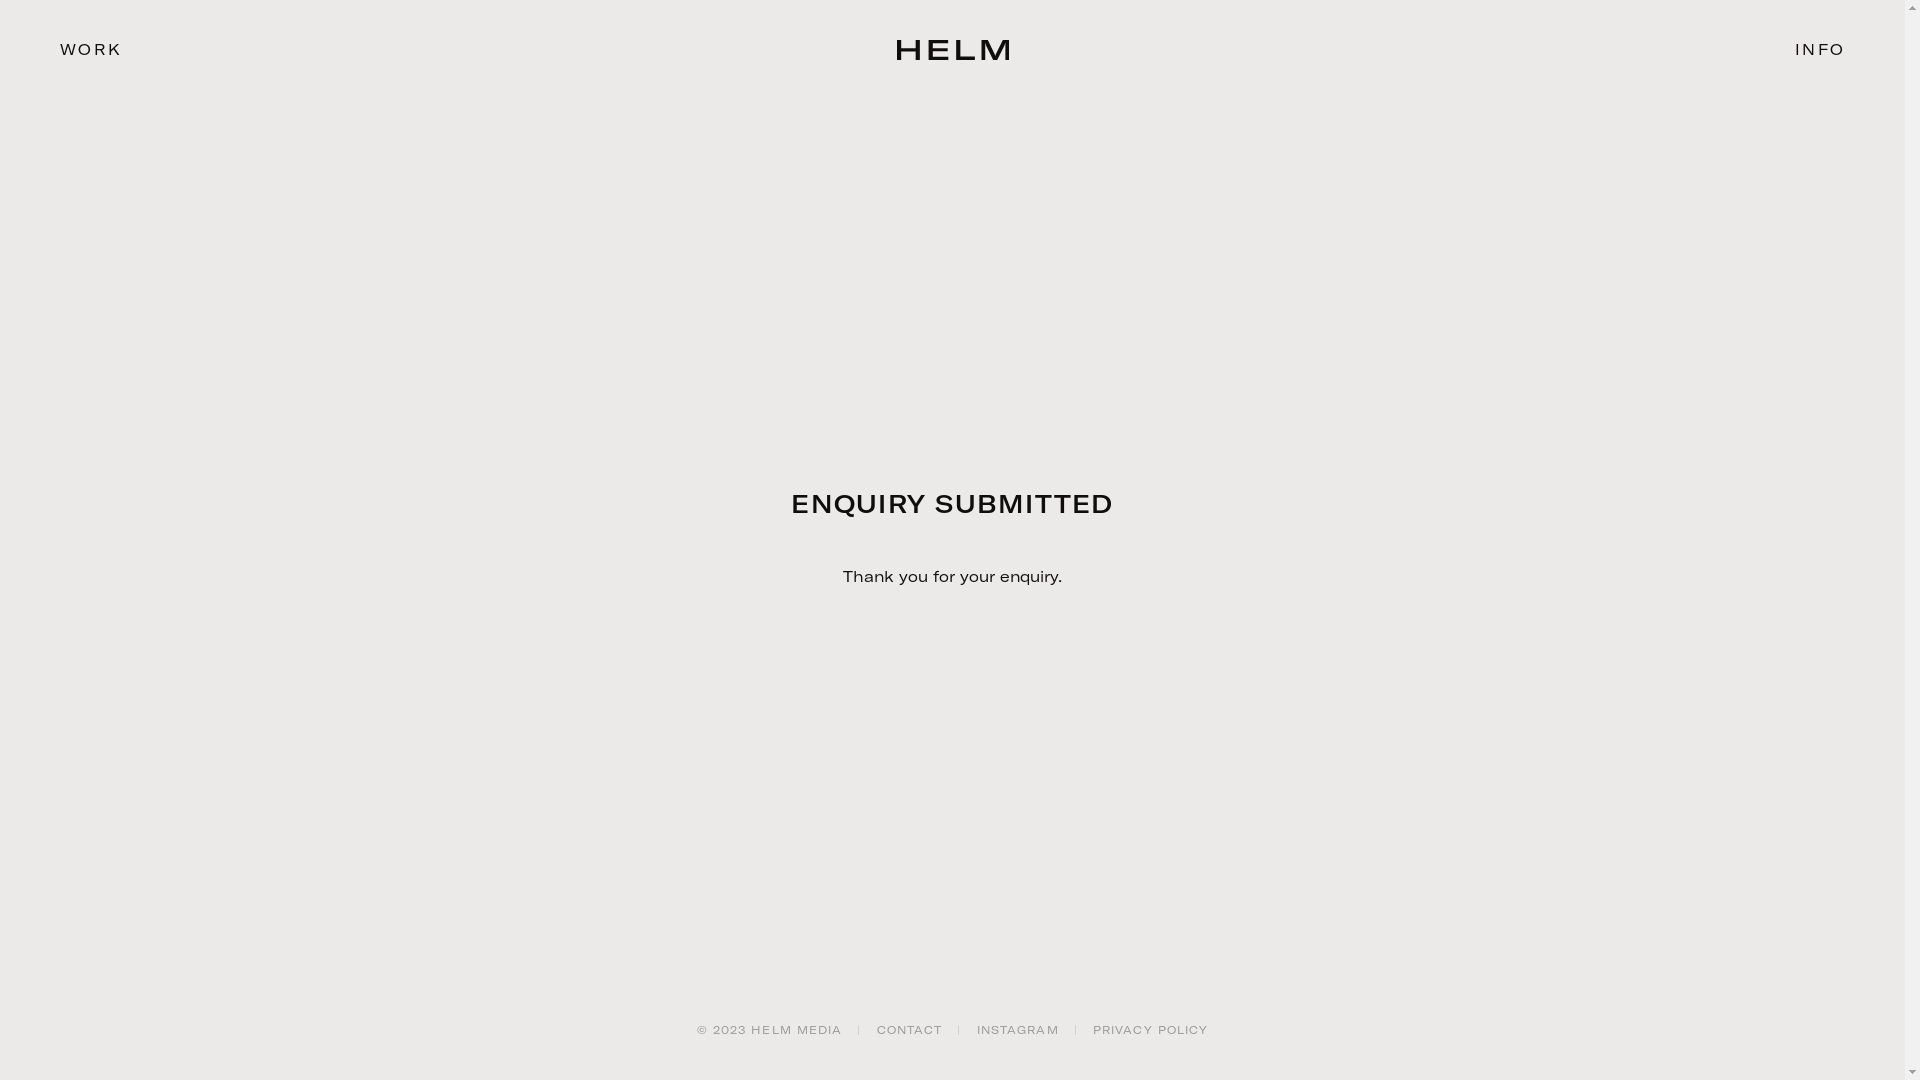 The width and height of the screenshot is (1920, 1080). I want to click on 'HELM Media', so click(950, 49).